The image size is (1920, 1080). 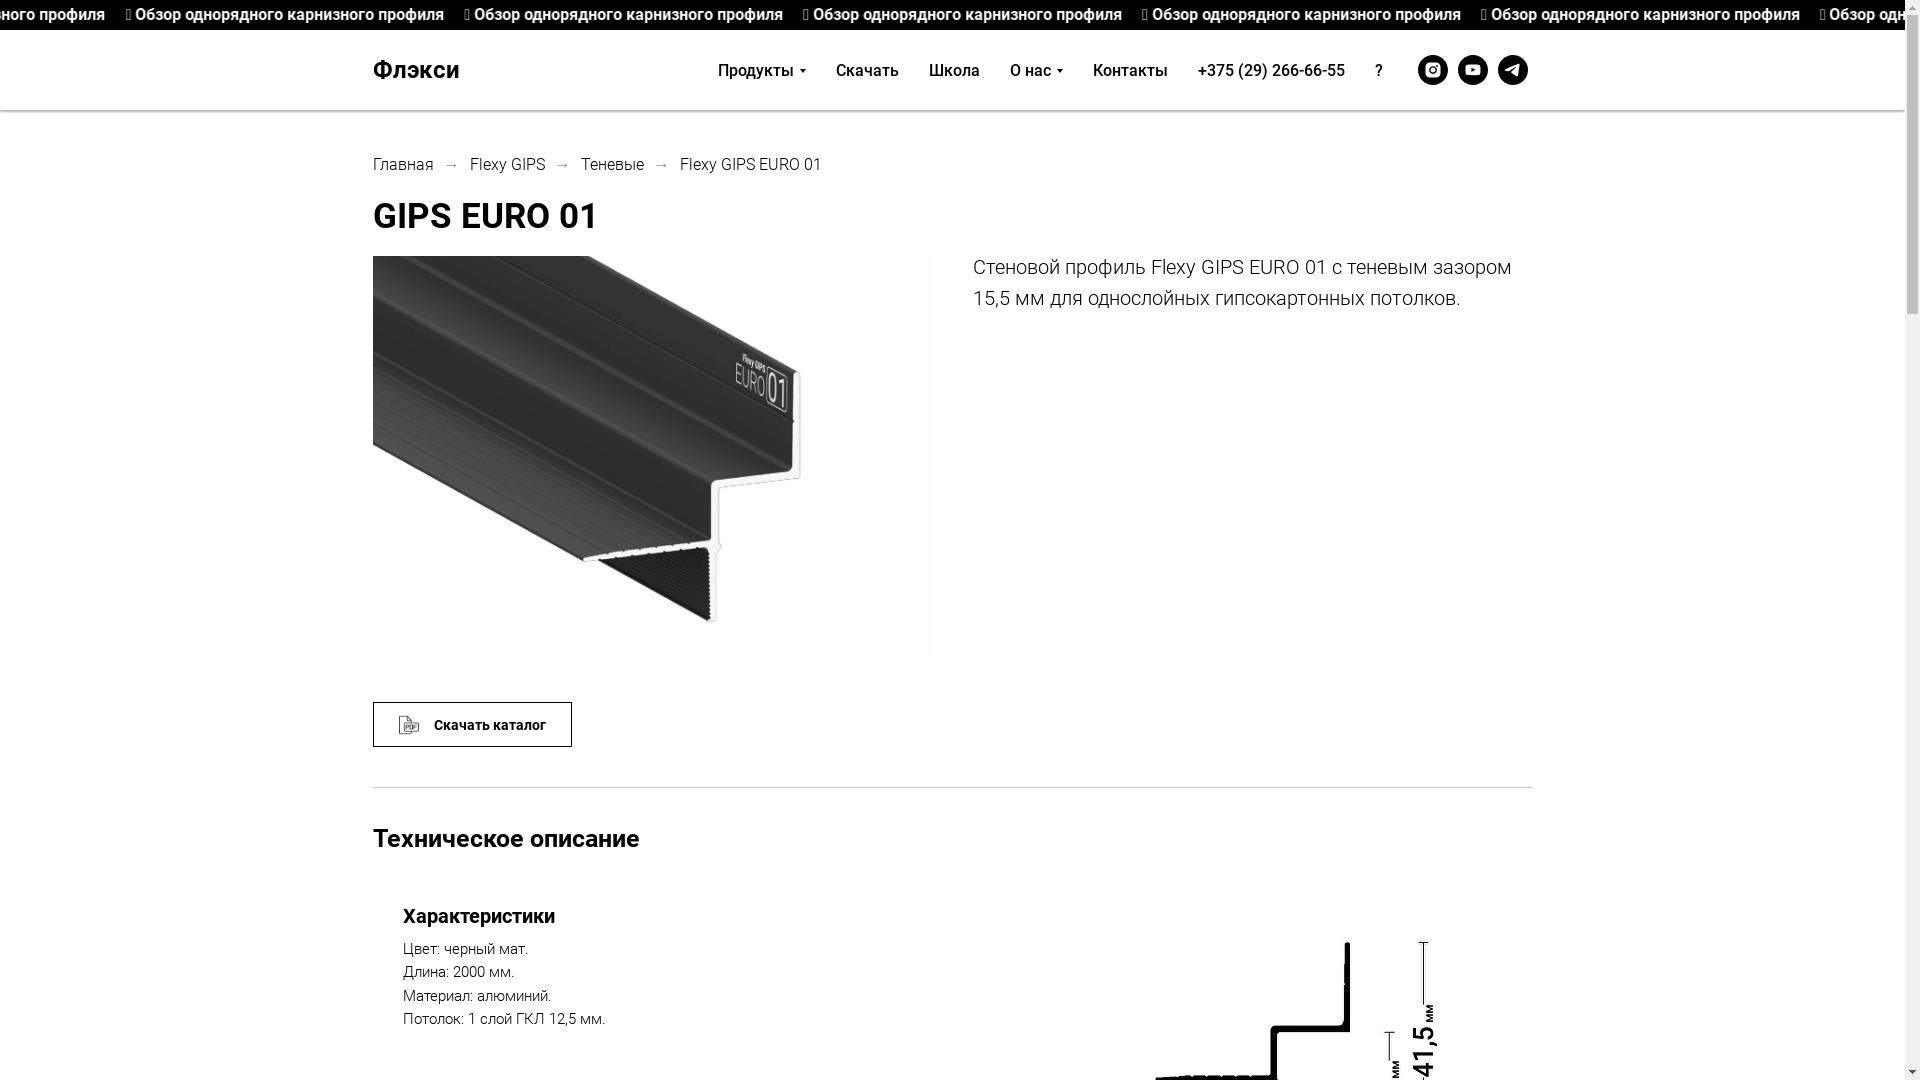 What do you see at coordinates (507, 163) in the screenshot?
I see `'Flexy GIPS'` at bounding box center [507, 163].